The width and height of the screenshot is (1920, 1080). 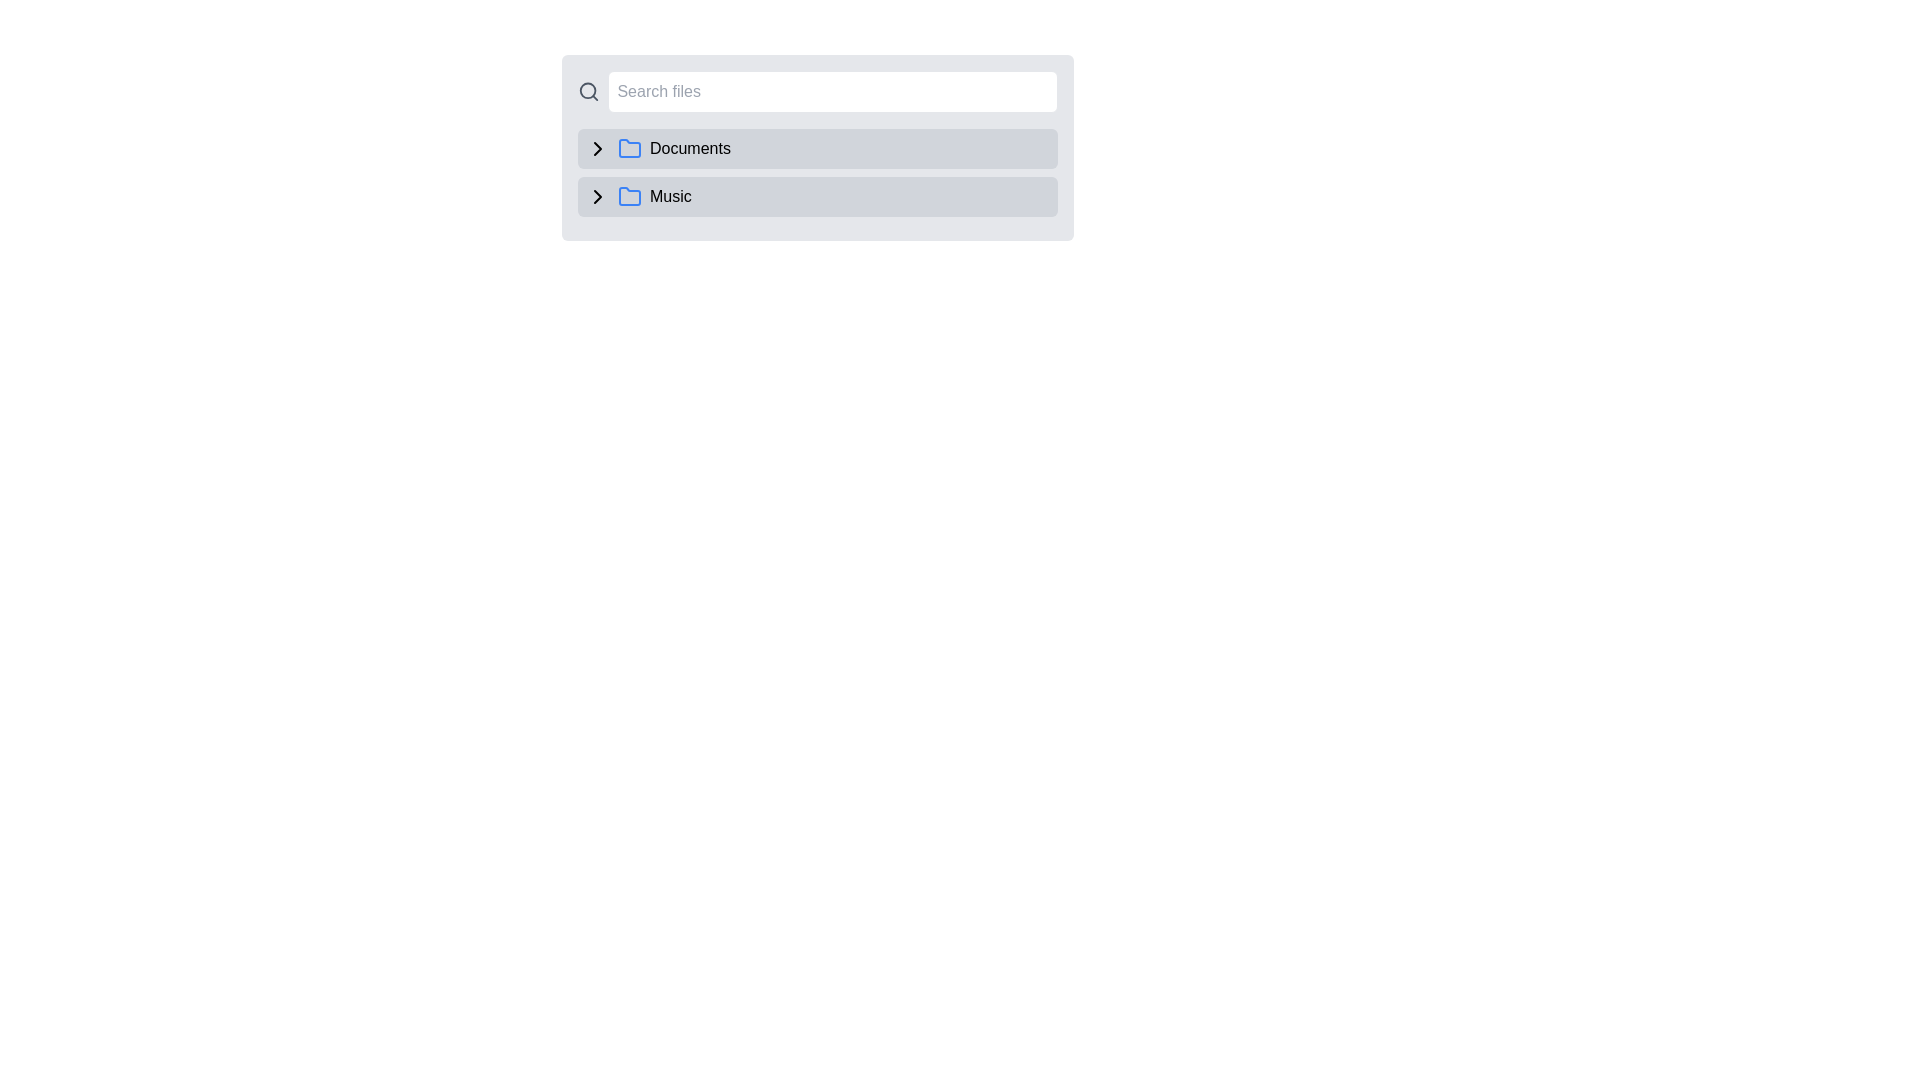 I want to click on the list item labeled 'Music' in the navigation panel, so click(x=817, y=196).